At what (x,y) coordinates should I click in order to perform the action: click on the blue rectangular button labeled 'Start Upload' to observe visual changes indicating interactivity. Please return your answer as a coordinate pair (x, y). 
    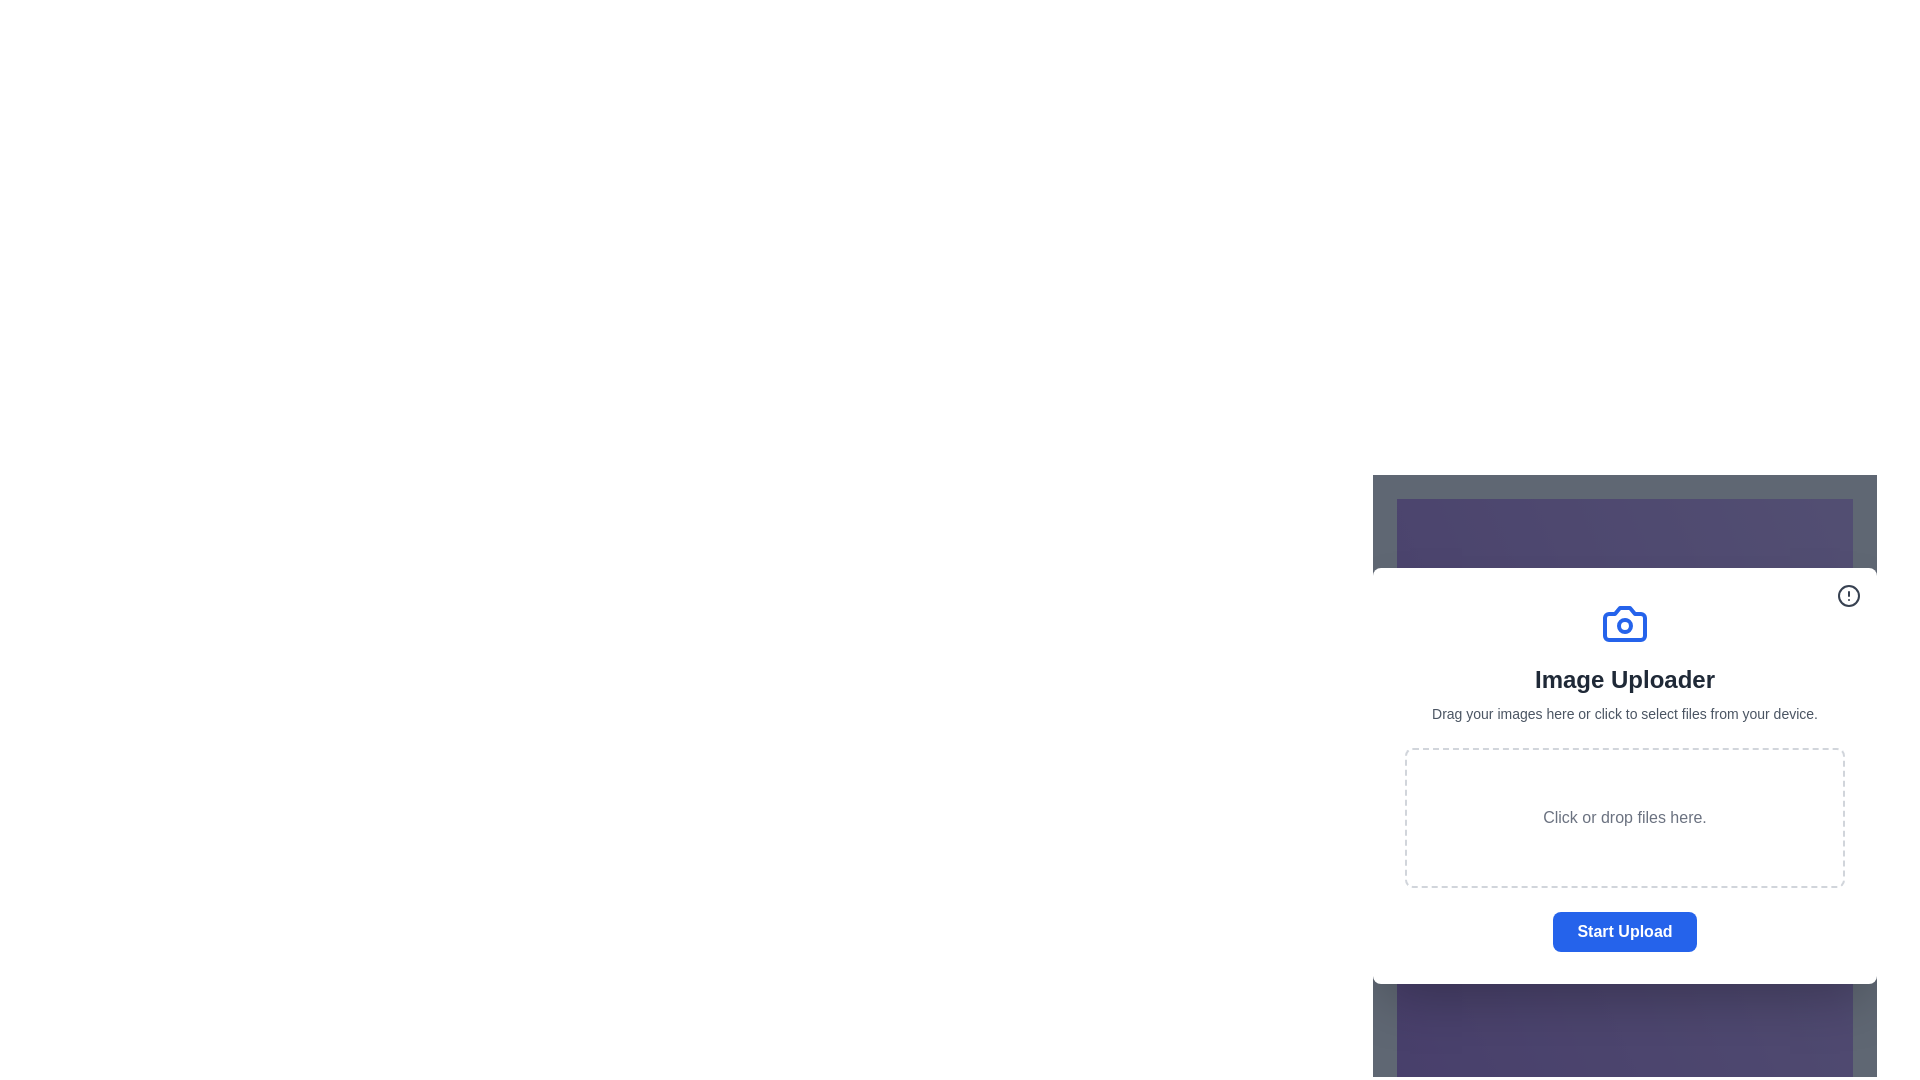
    Looking at the image, I should click on (1625, 932).